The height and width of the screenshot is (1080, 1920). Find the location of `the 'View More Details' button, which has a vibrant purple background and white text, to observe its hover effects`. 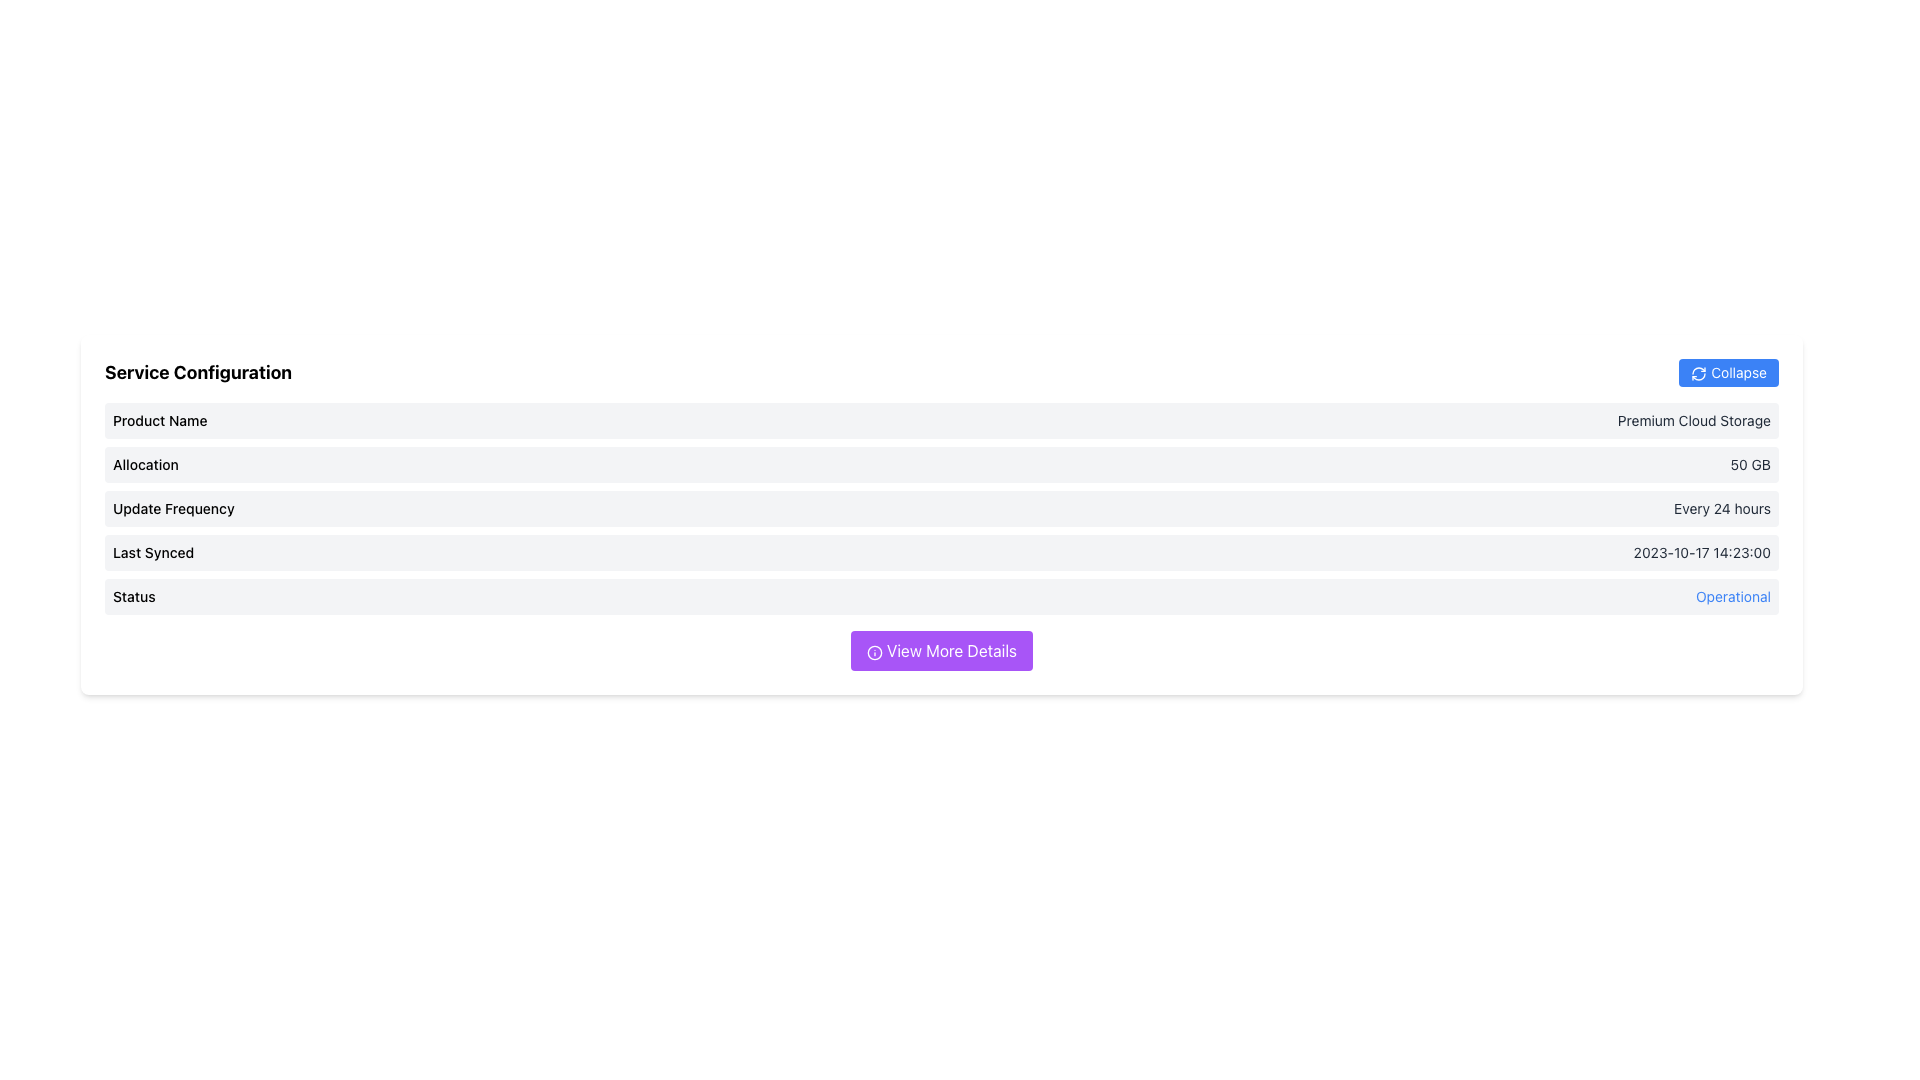

the 'View More Details' button, which has a vibrant purple background and white text, to observe its hover effects is located at coordinates (940, 651).